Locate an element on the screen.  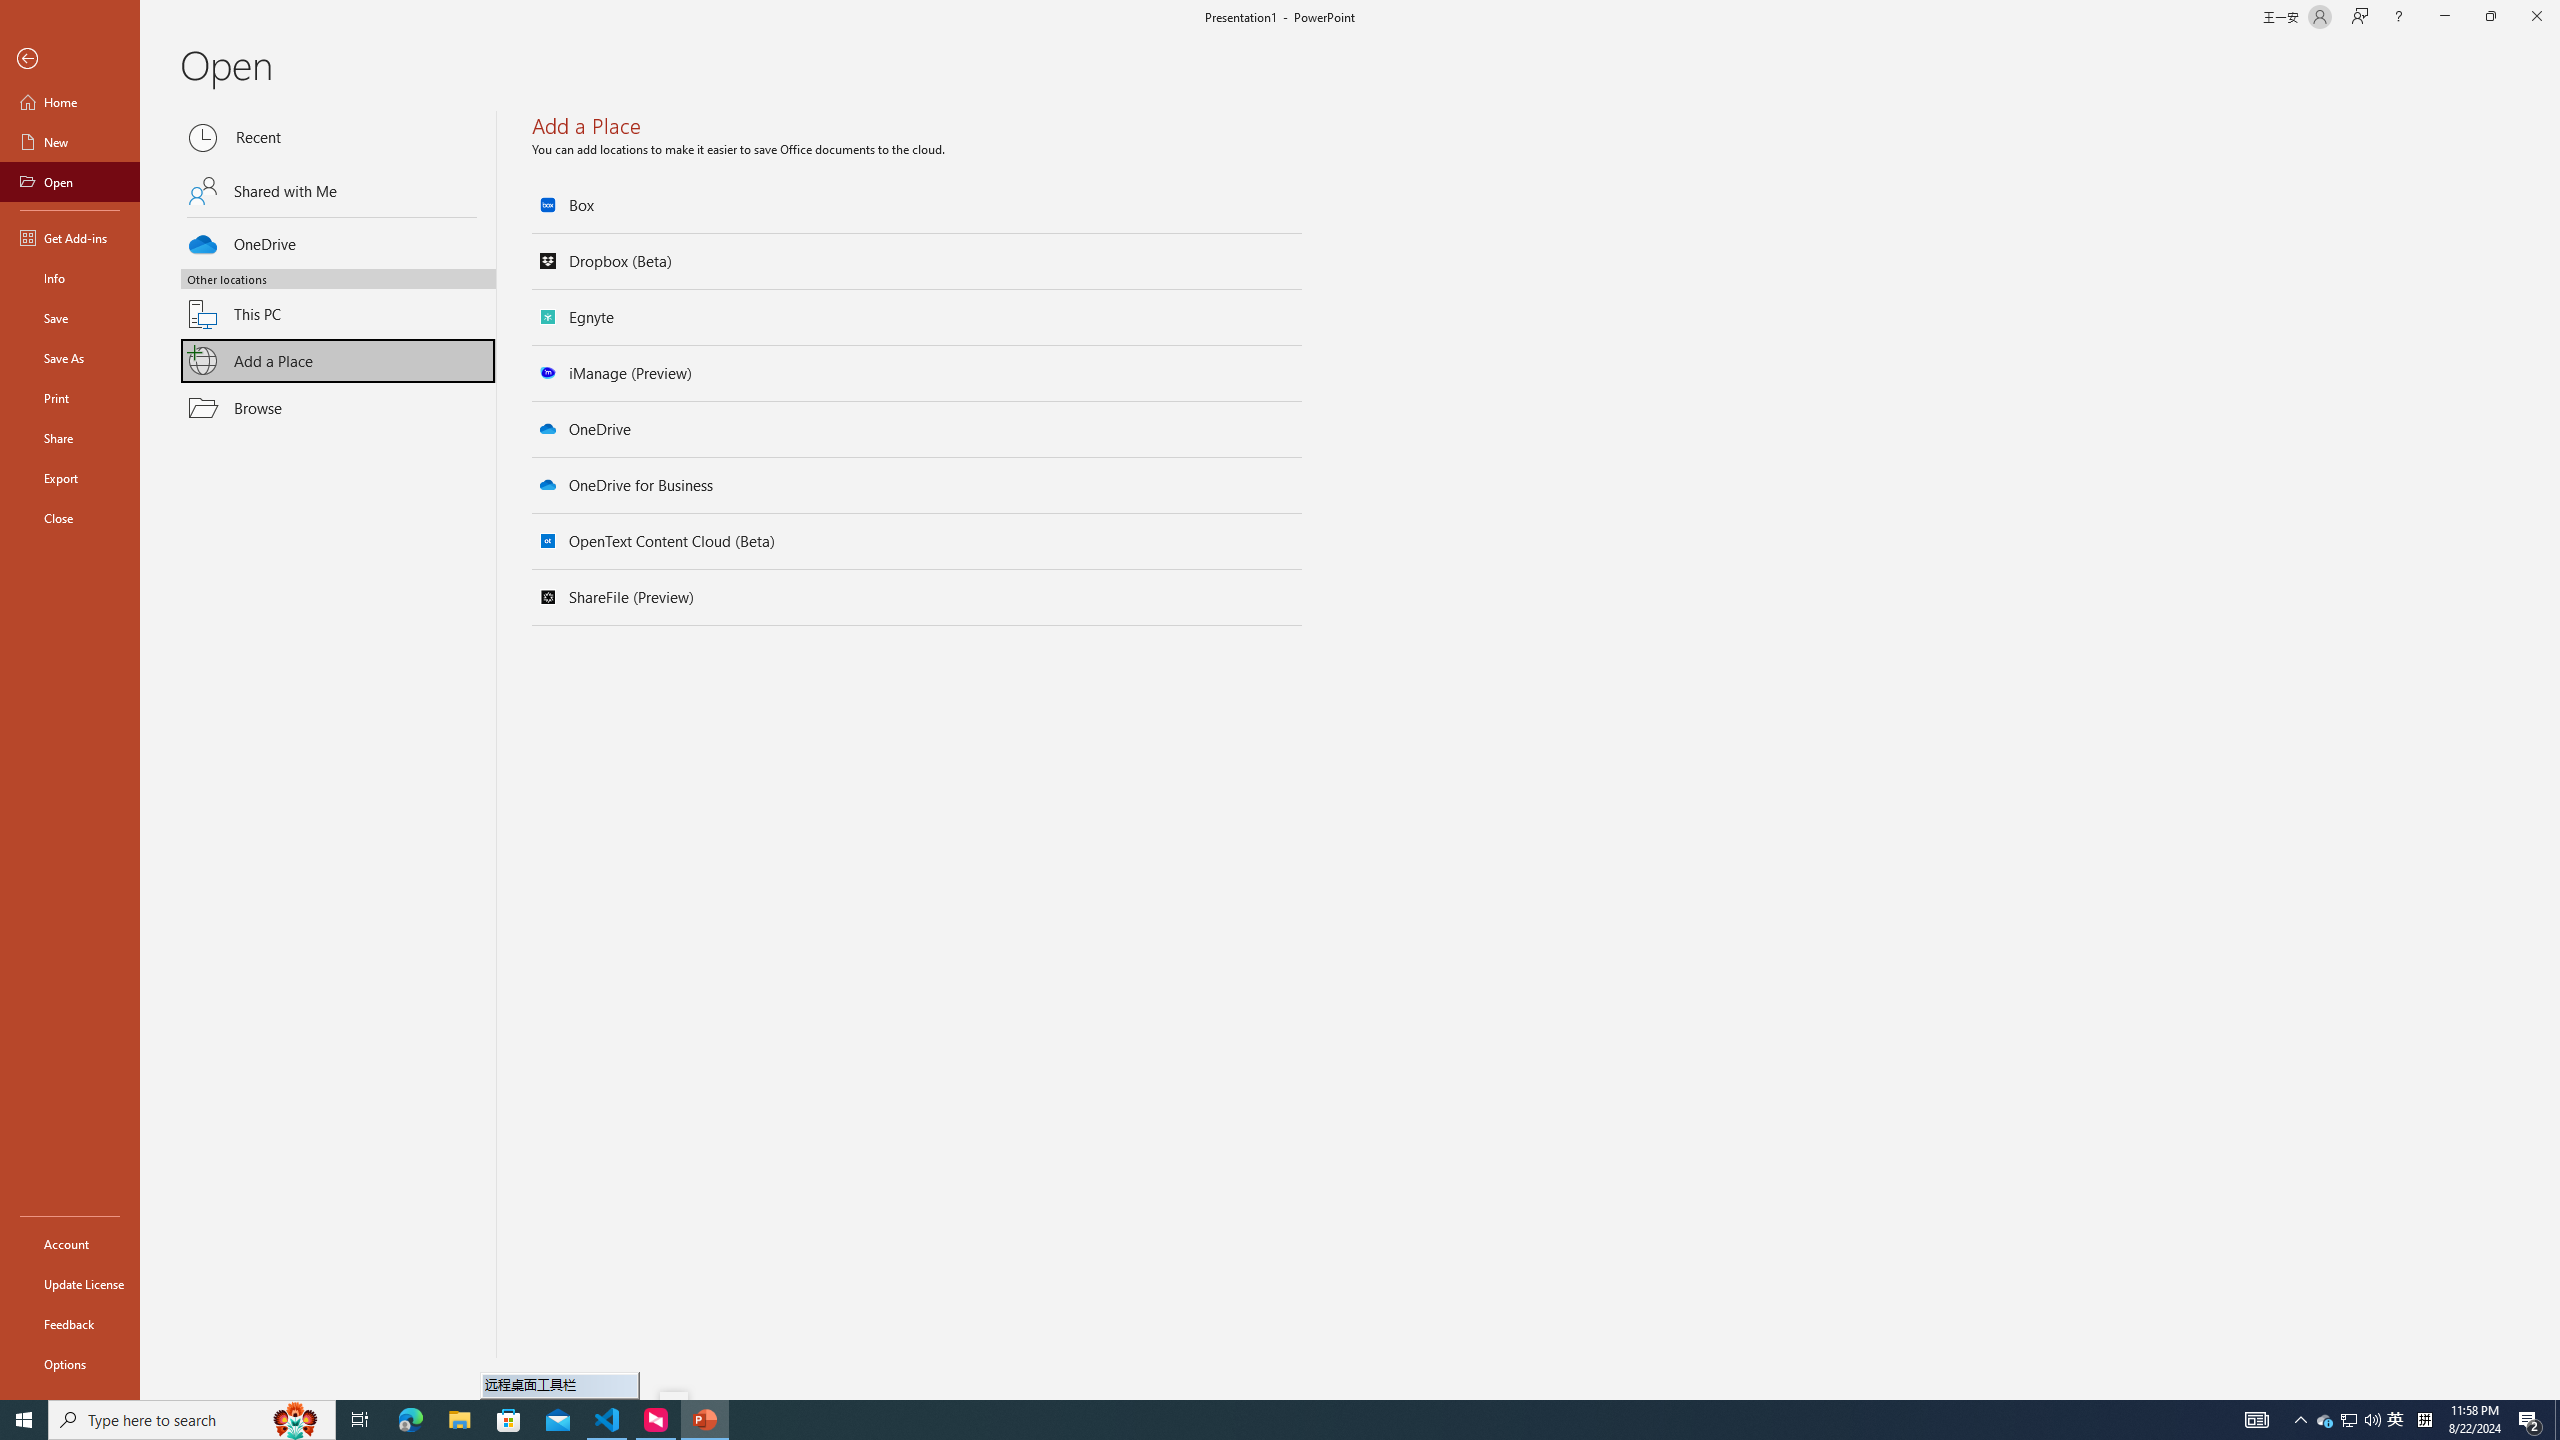
'Options' is located at coordinates (69, 1363).